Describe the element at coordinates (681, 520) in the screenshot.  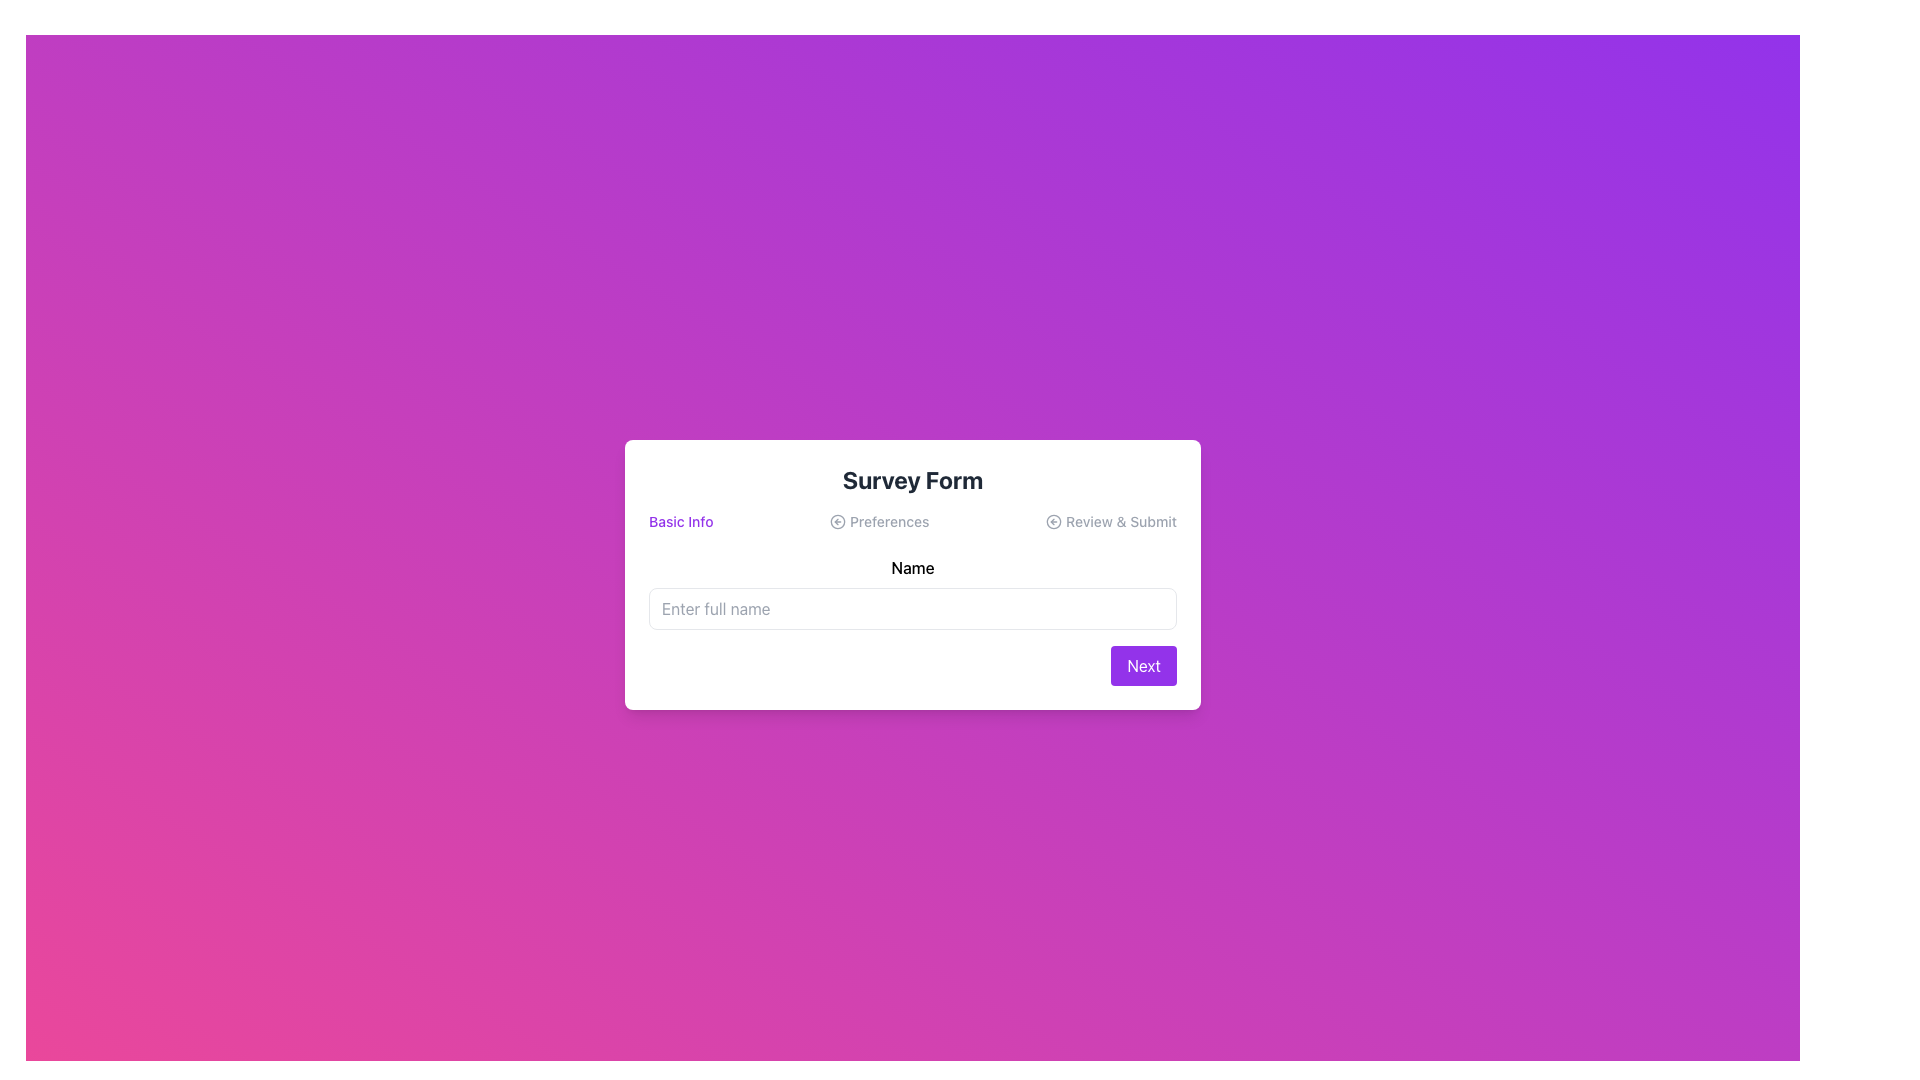
I see `the text label that denotes the current active section in the multi-step form, located to the left of 'Preferences' and 'Review & Submit'` at that location.